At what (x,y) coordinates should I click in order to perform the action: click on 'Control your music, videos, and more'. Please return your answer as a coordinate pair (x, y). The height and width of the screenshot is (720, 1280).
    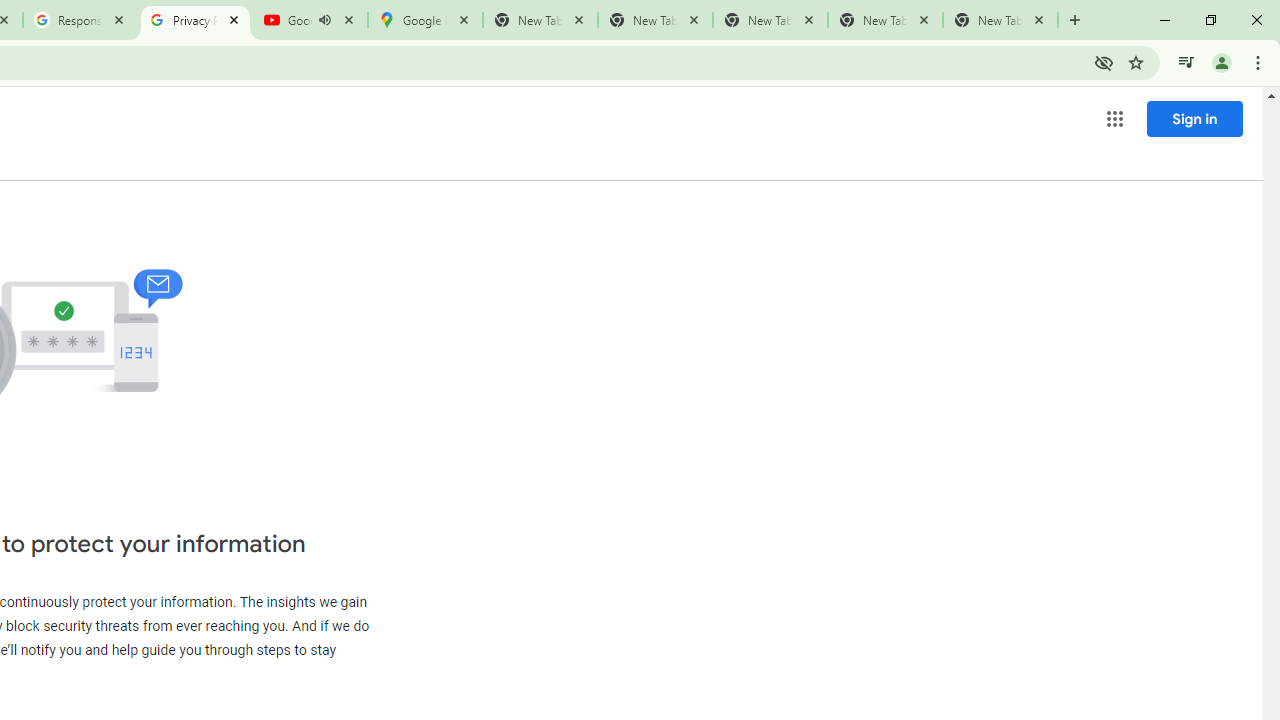
    Looking at the image, I should click on (1185, 61).